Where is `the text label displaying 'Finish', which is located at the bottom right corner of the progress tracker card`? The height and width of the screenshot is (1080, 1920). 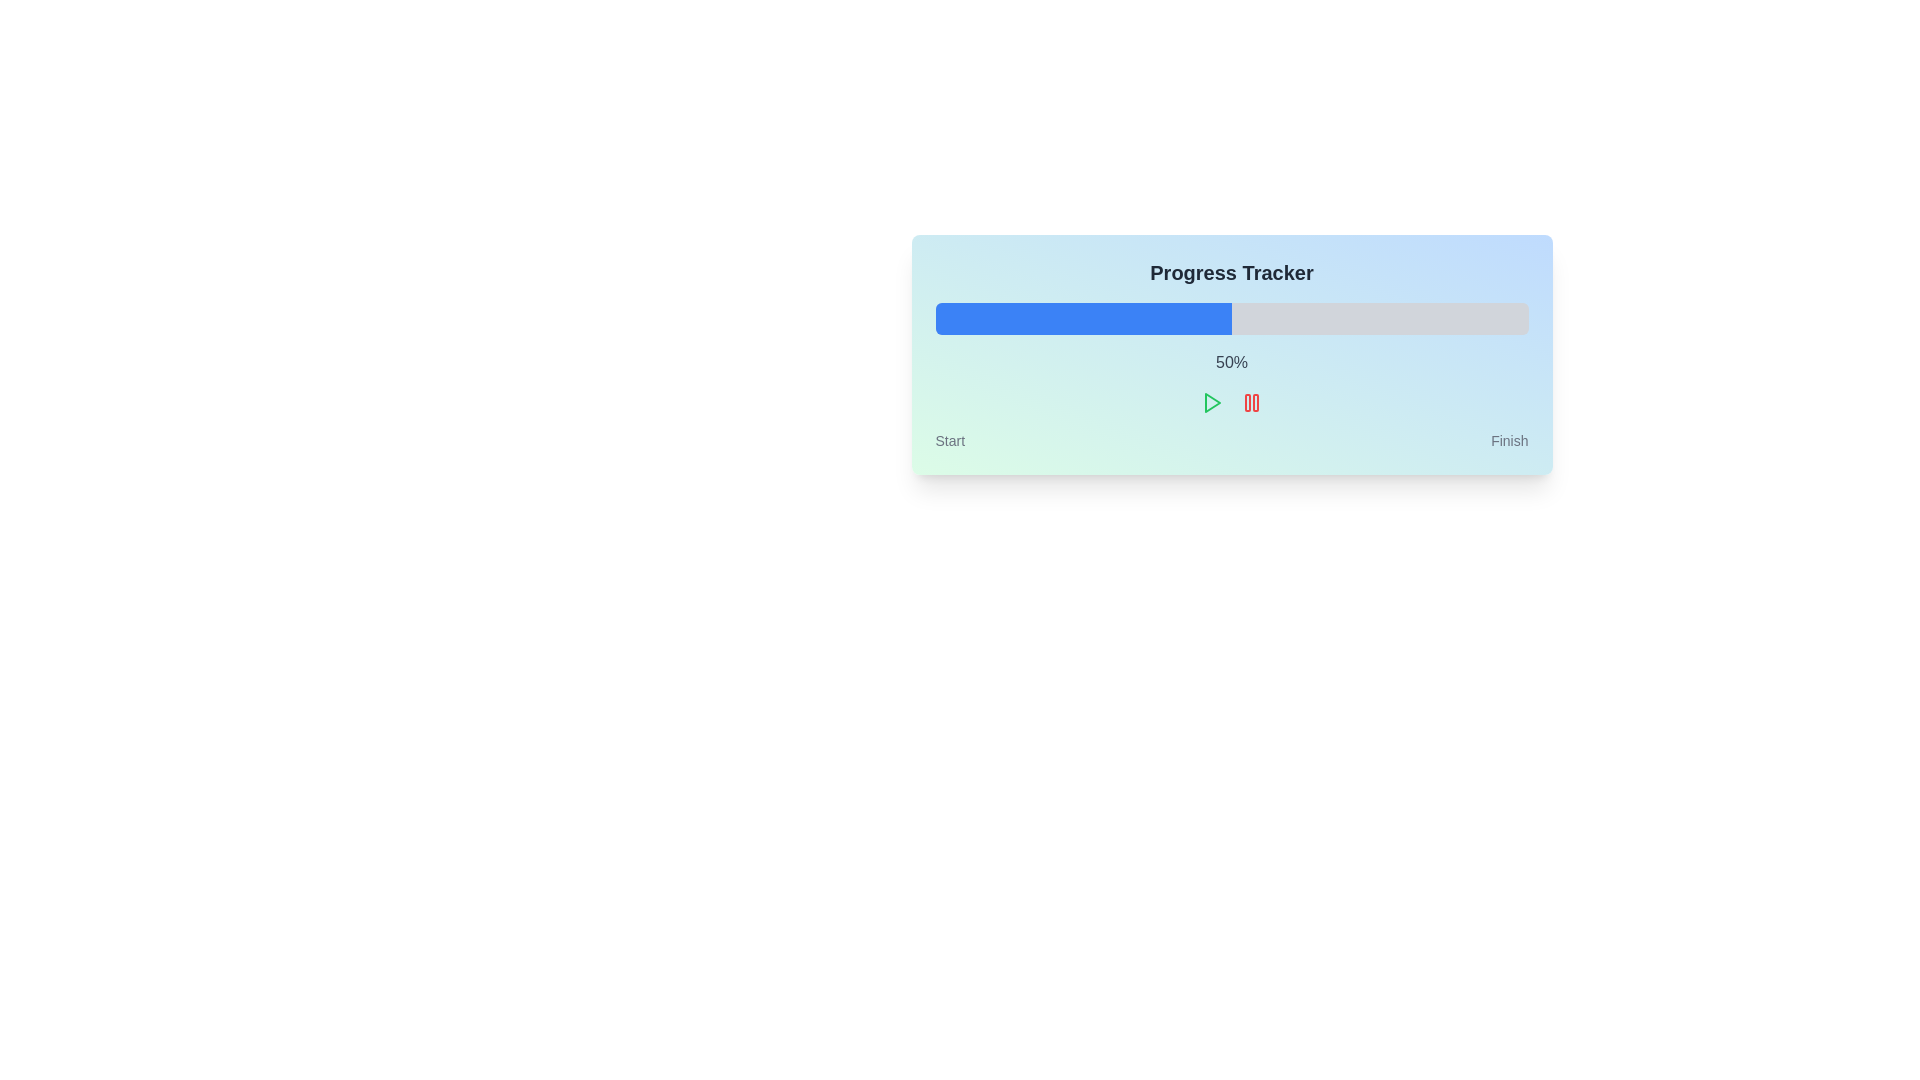
the text label displaying 'Finish', which is located at the bottom right corner of the progress tracker card is located at coordinates (1509, 439).